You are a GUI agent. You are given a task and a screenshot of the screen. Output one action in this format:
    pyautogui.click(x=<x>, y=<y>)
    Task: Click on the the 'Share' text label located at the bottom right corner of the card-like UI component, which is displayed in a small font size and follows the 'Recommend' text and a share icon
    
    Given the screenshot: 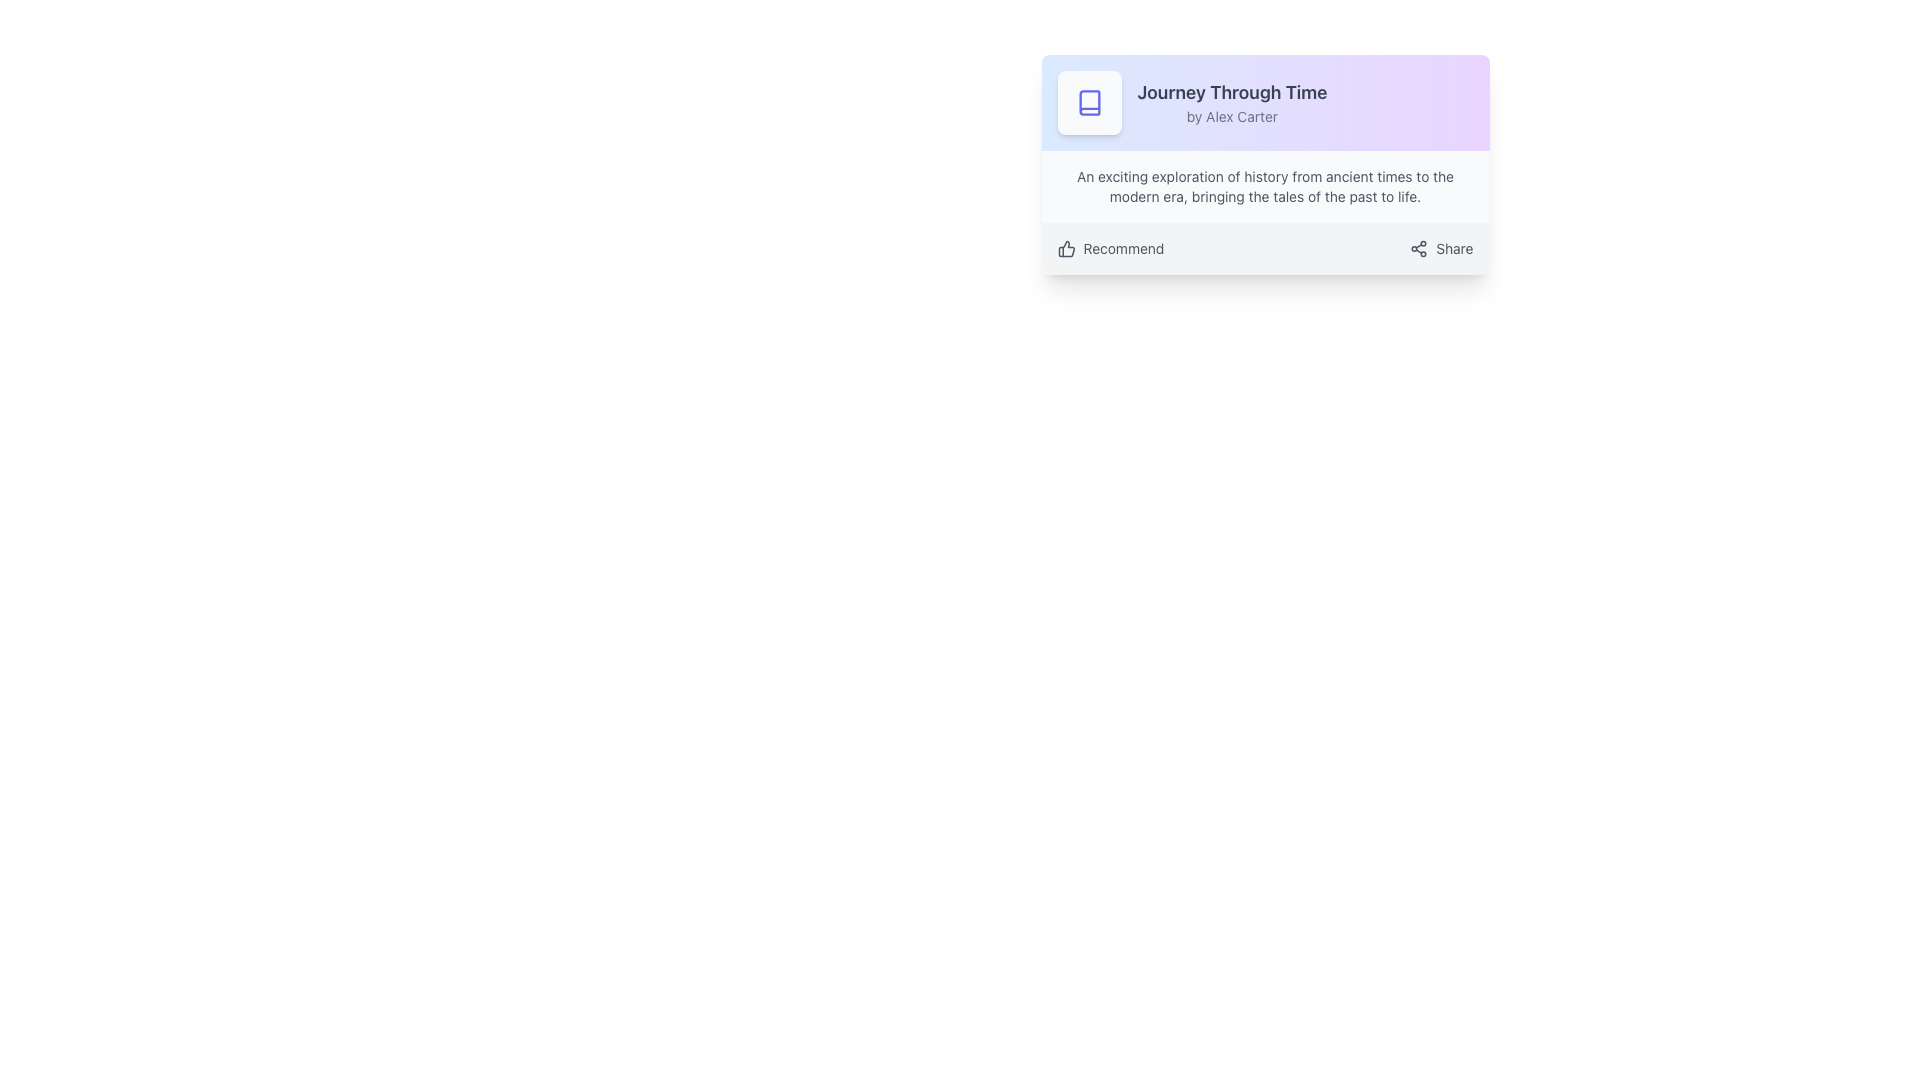 What is the action you would take?
    pyautogui.click(x=1454, y=248)
    